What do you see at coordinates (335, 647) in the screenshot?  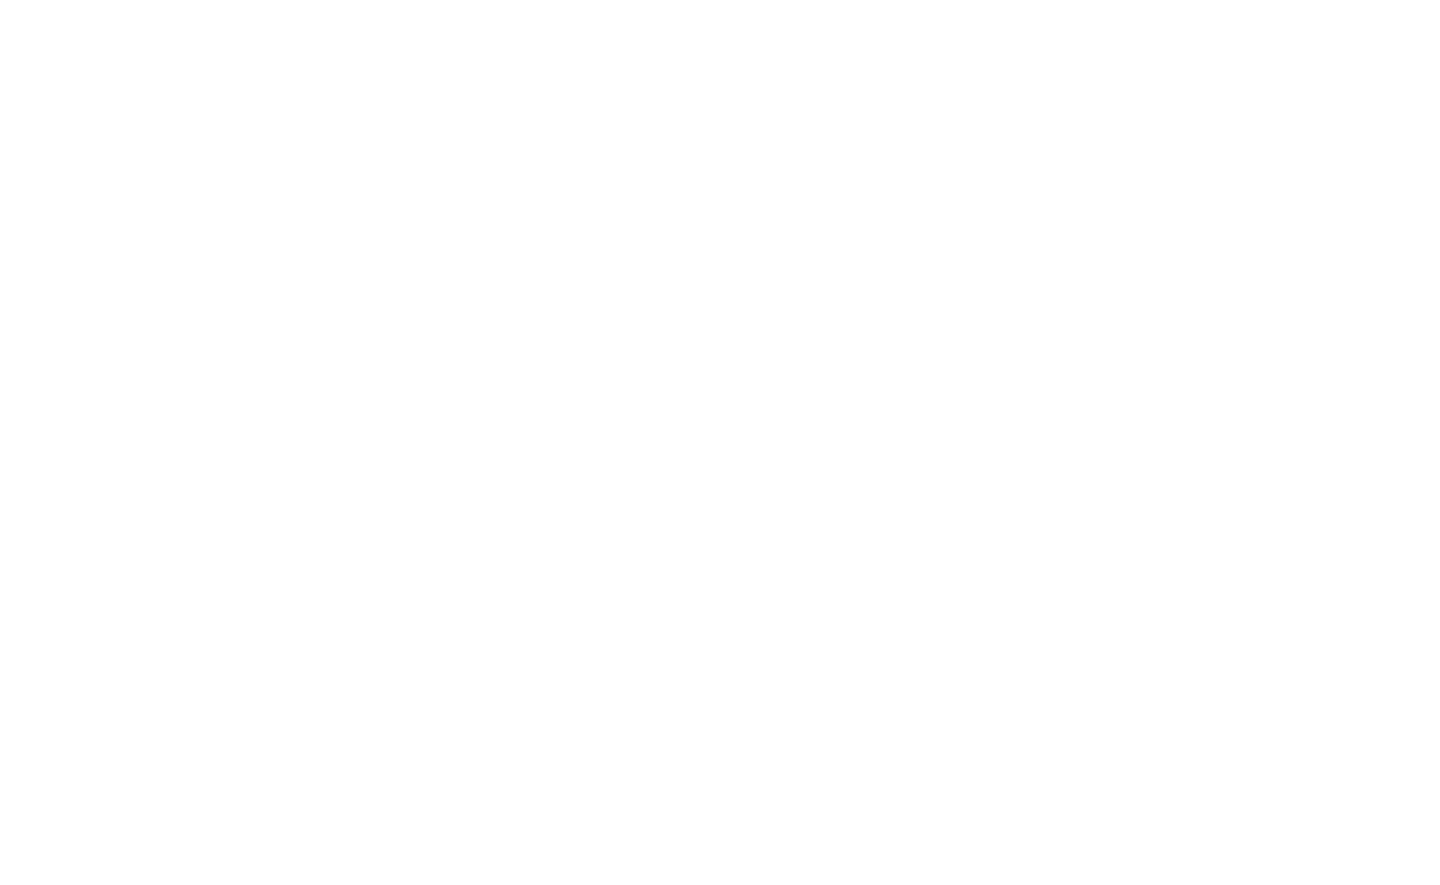 I see `'Lundqvist Savoring “Special” Hockey Hall of Fame Weekend'` at bounding box center [335, 647].